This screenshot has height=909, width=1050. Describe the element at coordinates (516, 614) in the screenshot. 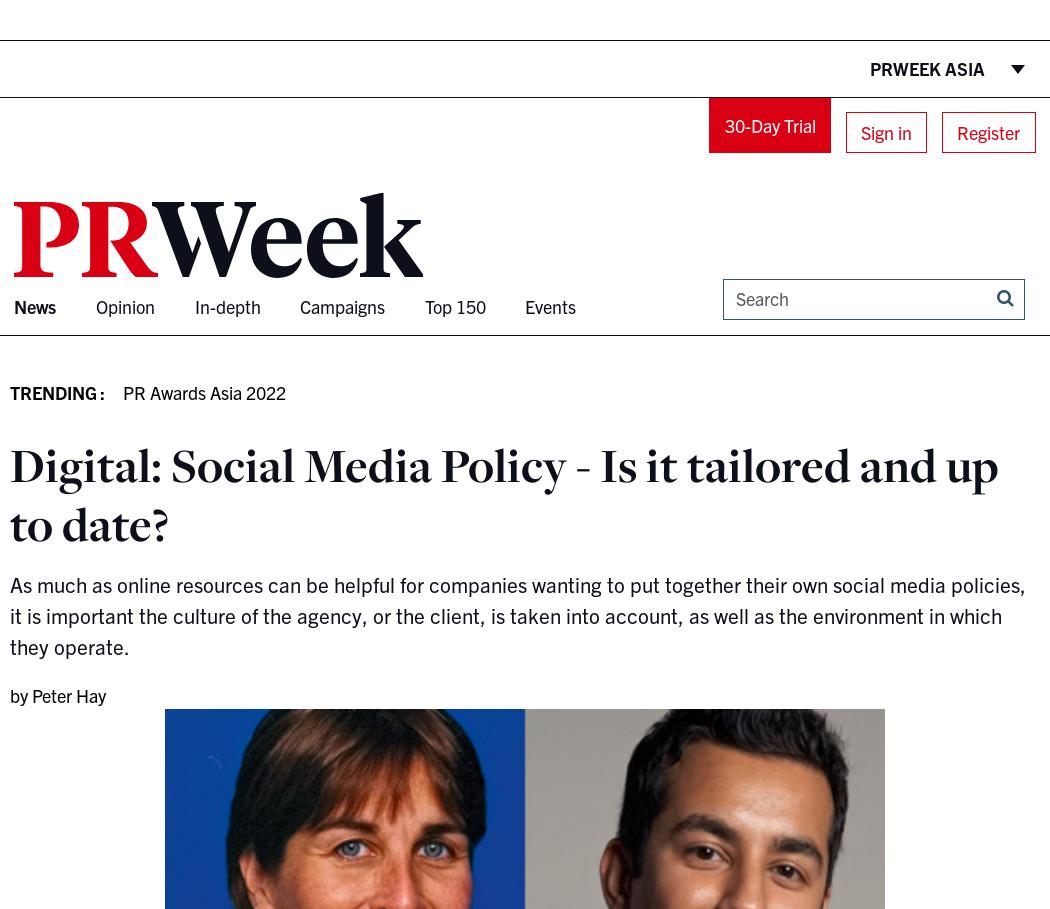

I see `'As much as online resources can be helpful for companies wanting to put together their own social media policies, it is important the culture of the agency, or the client, is taken into account, as well as the environment in which they operate.'` at that location.